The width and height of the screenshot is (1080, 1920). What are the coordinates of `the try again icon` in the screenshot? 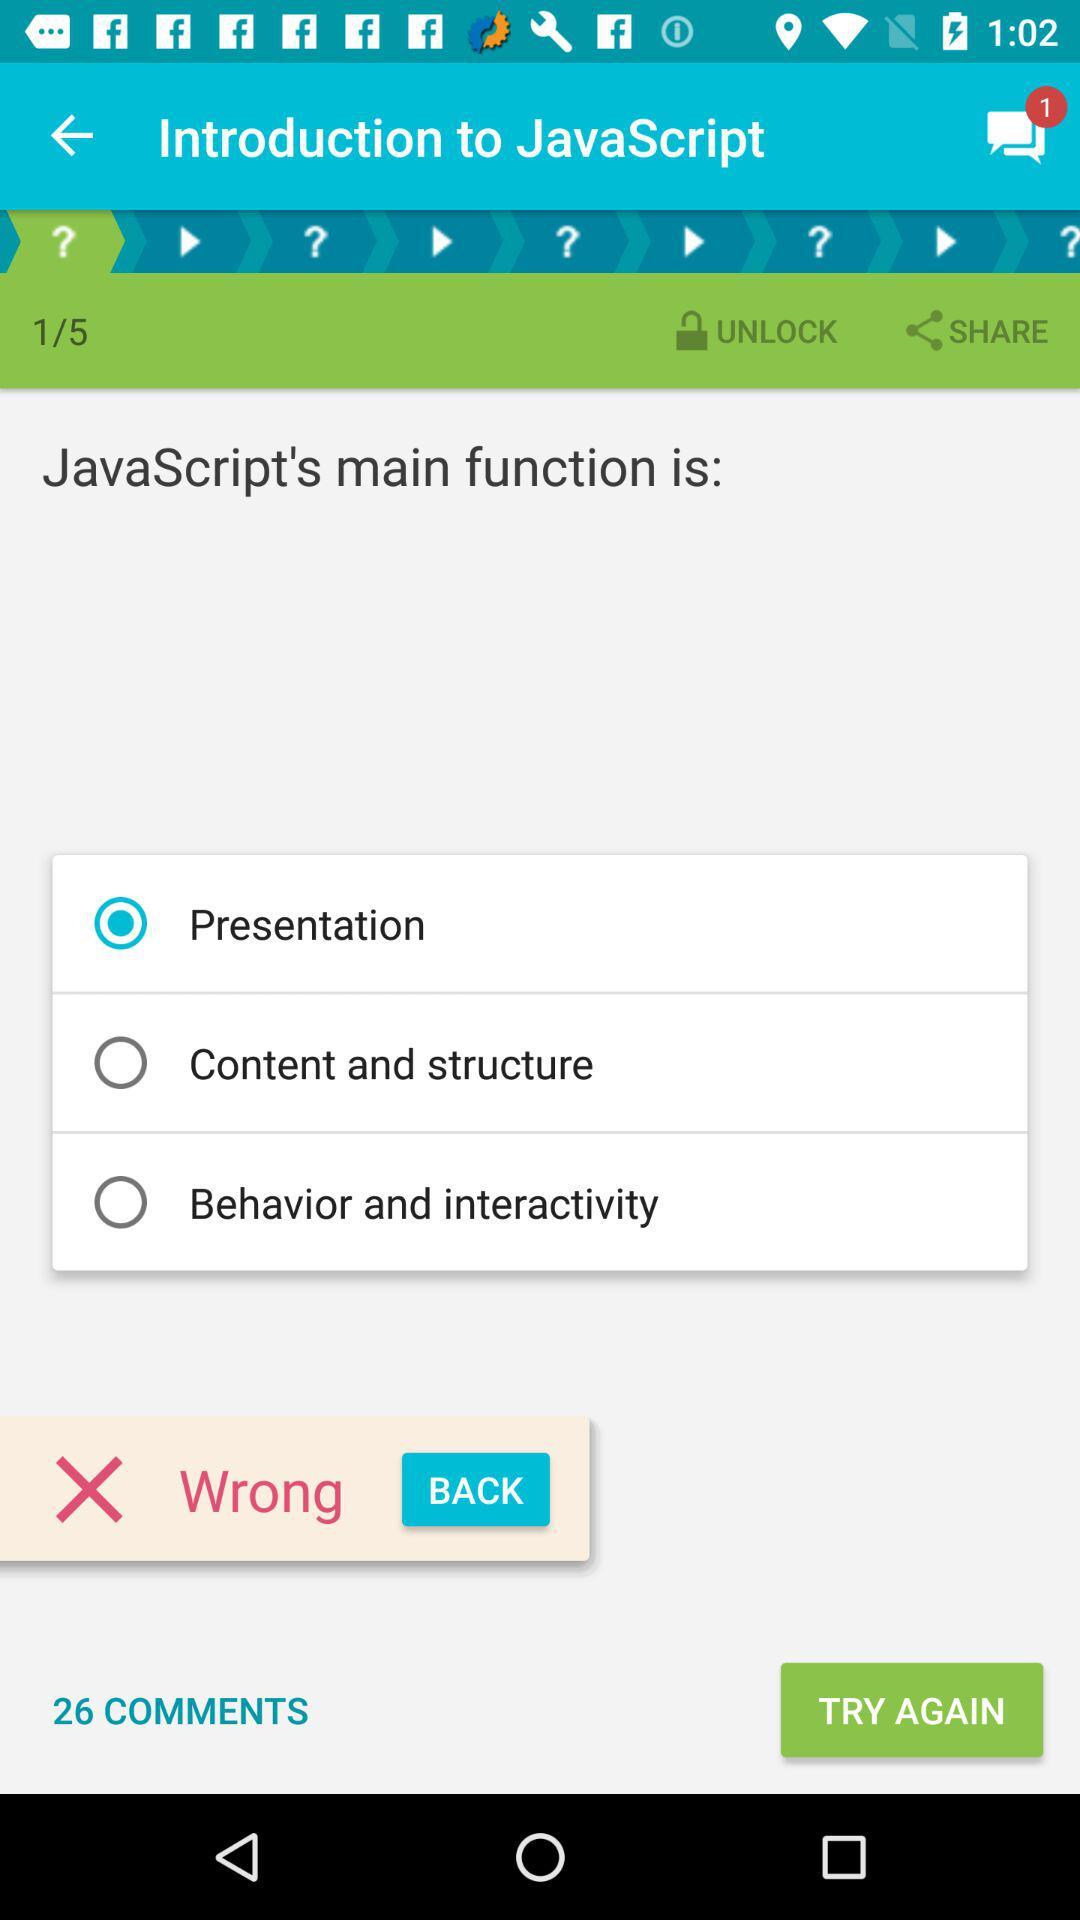 It's located at (911, 1708).